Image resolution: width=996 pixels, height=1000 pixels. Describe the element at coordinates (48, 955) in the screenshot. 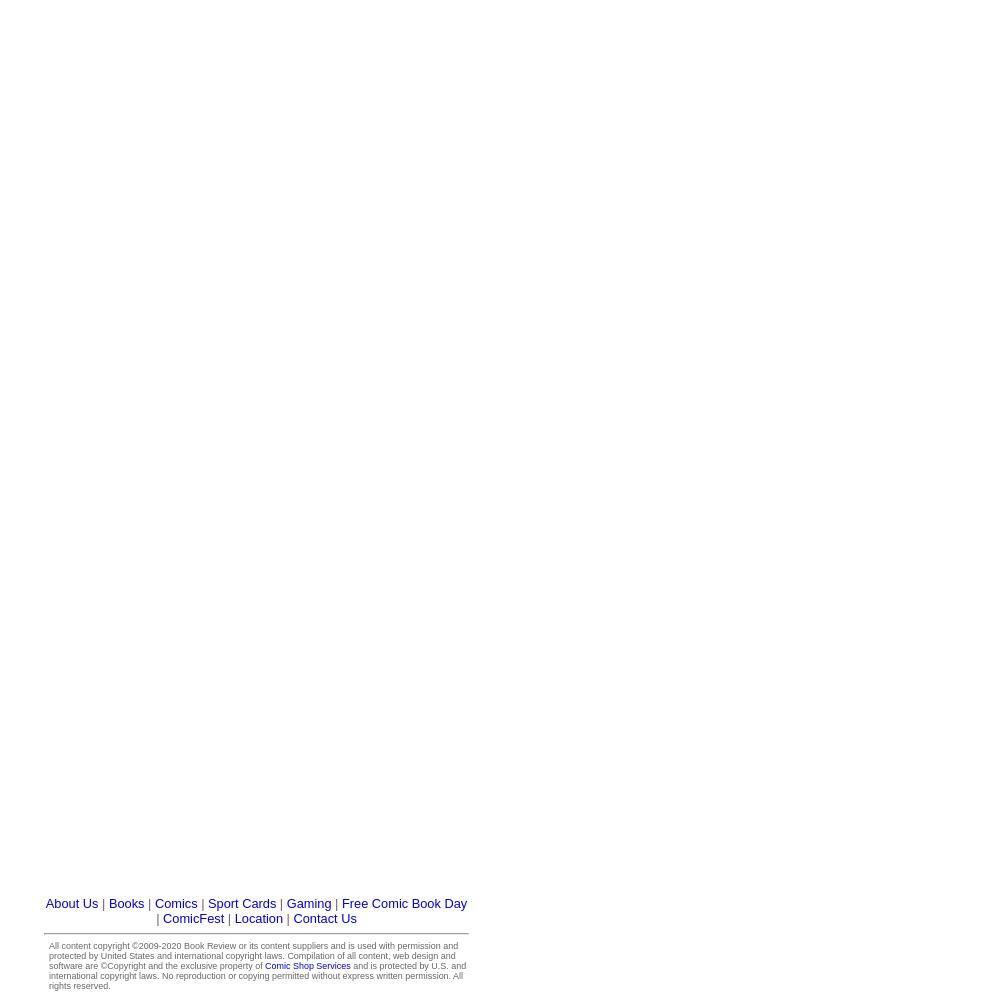

I see `'All content copyright ©2009-2020 Book Review or its content suppliers and is used with permission and protected by United States and international copyright laws.  Compilation of all content, web design and software are ©Copyright and the exclusive property of'` at that location.